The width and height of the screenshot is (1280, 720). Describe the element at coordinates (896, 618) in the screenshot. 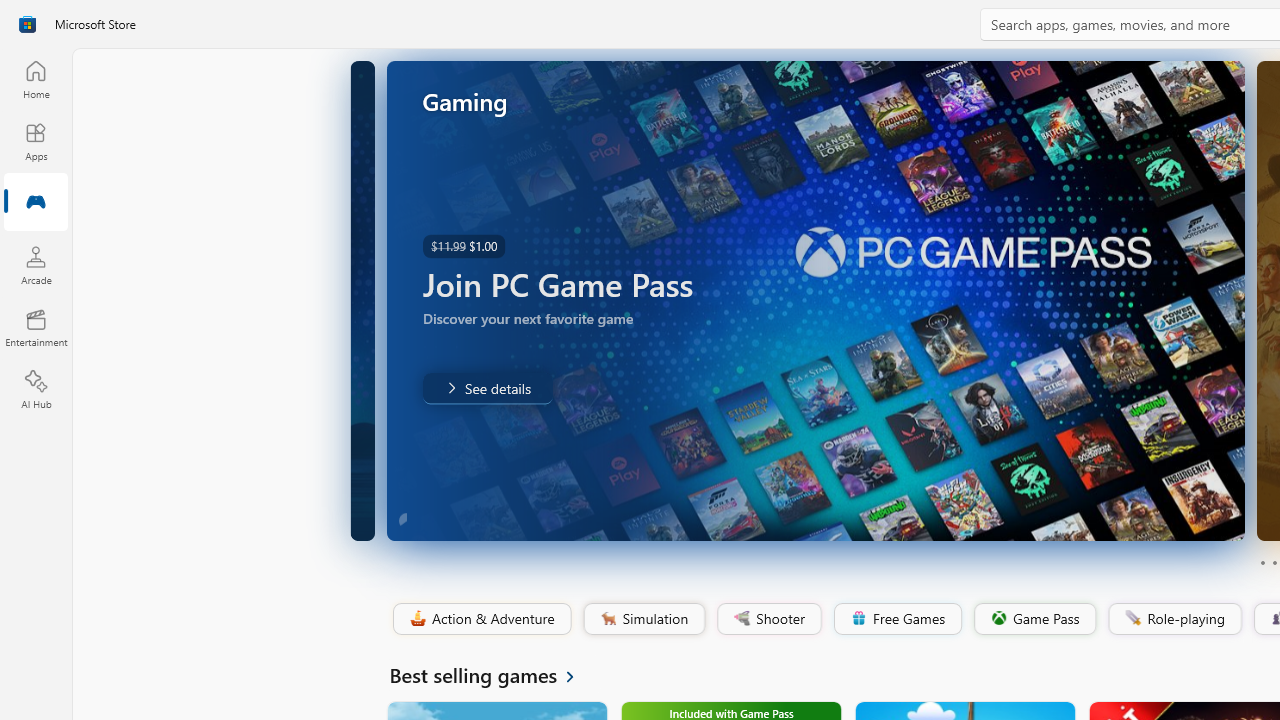

I see `'Free Games'` at that location.